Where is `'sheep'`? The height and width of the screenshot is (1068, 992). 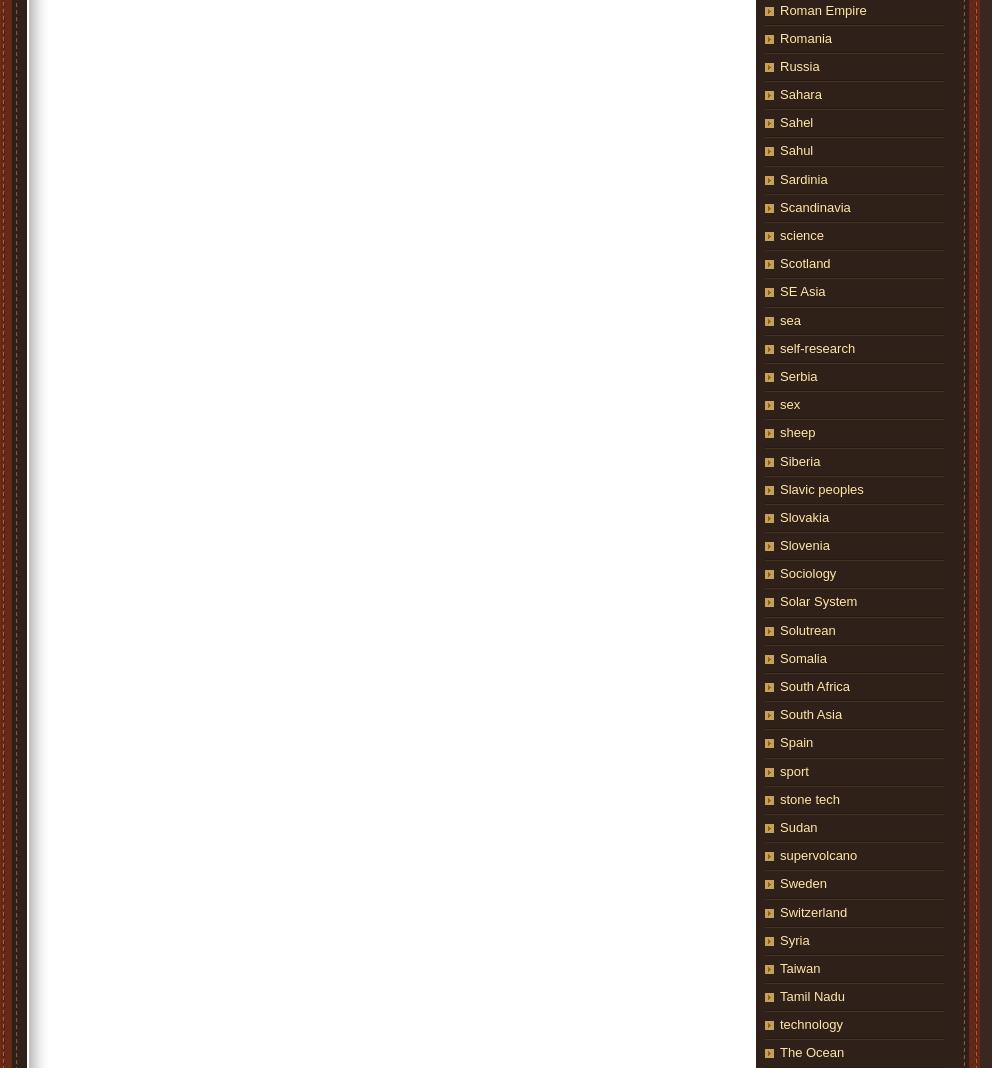 'sheep' is located at coordinates (797, 432).